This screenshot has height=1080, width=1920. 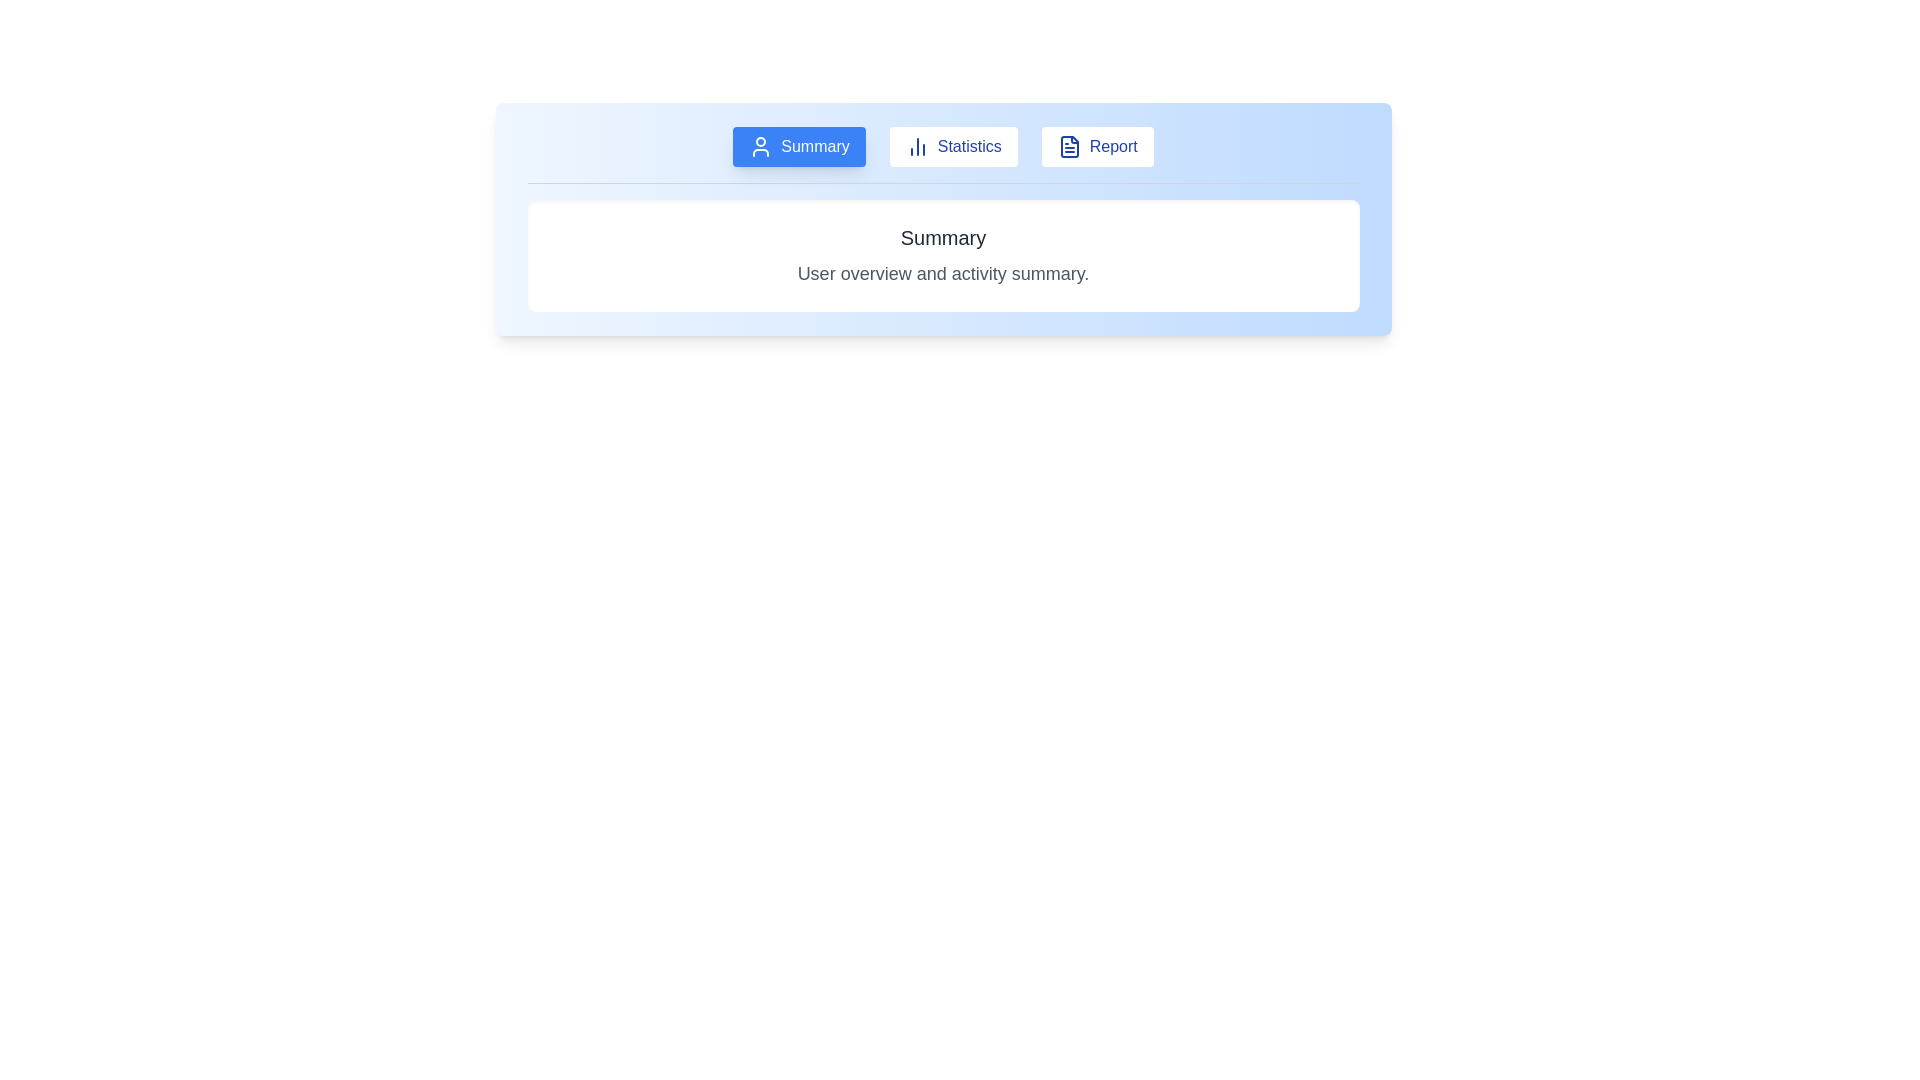 What do you see at coordinates (797, 145) in the screenshot?
I see `the Summary tab to view its content` at bounding box center [797, 145].